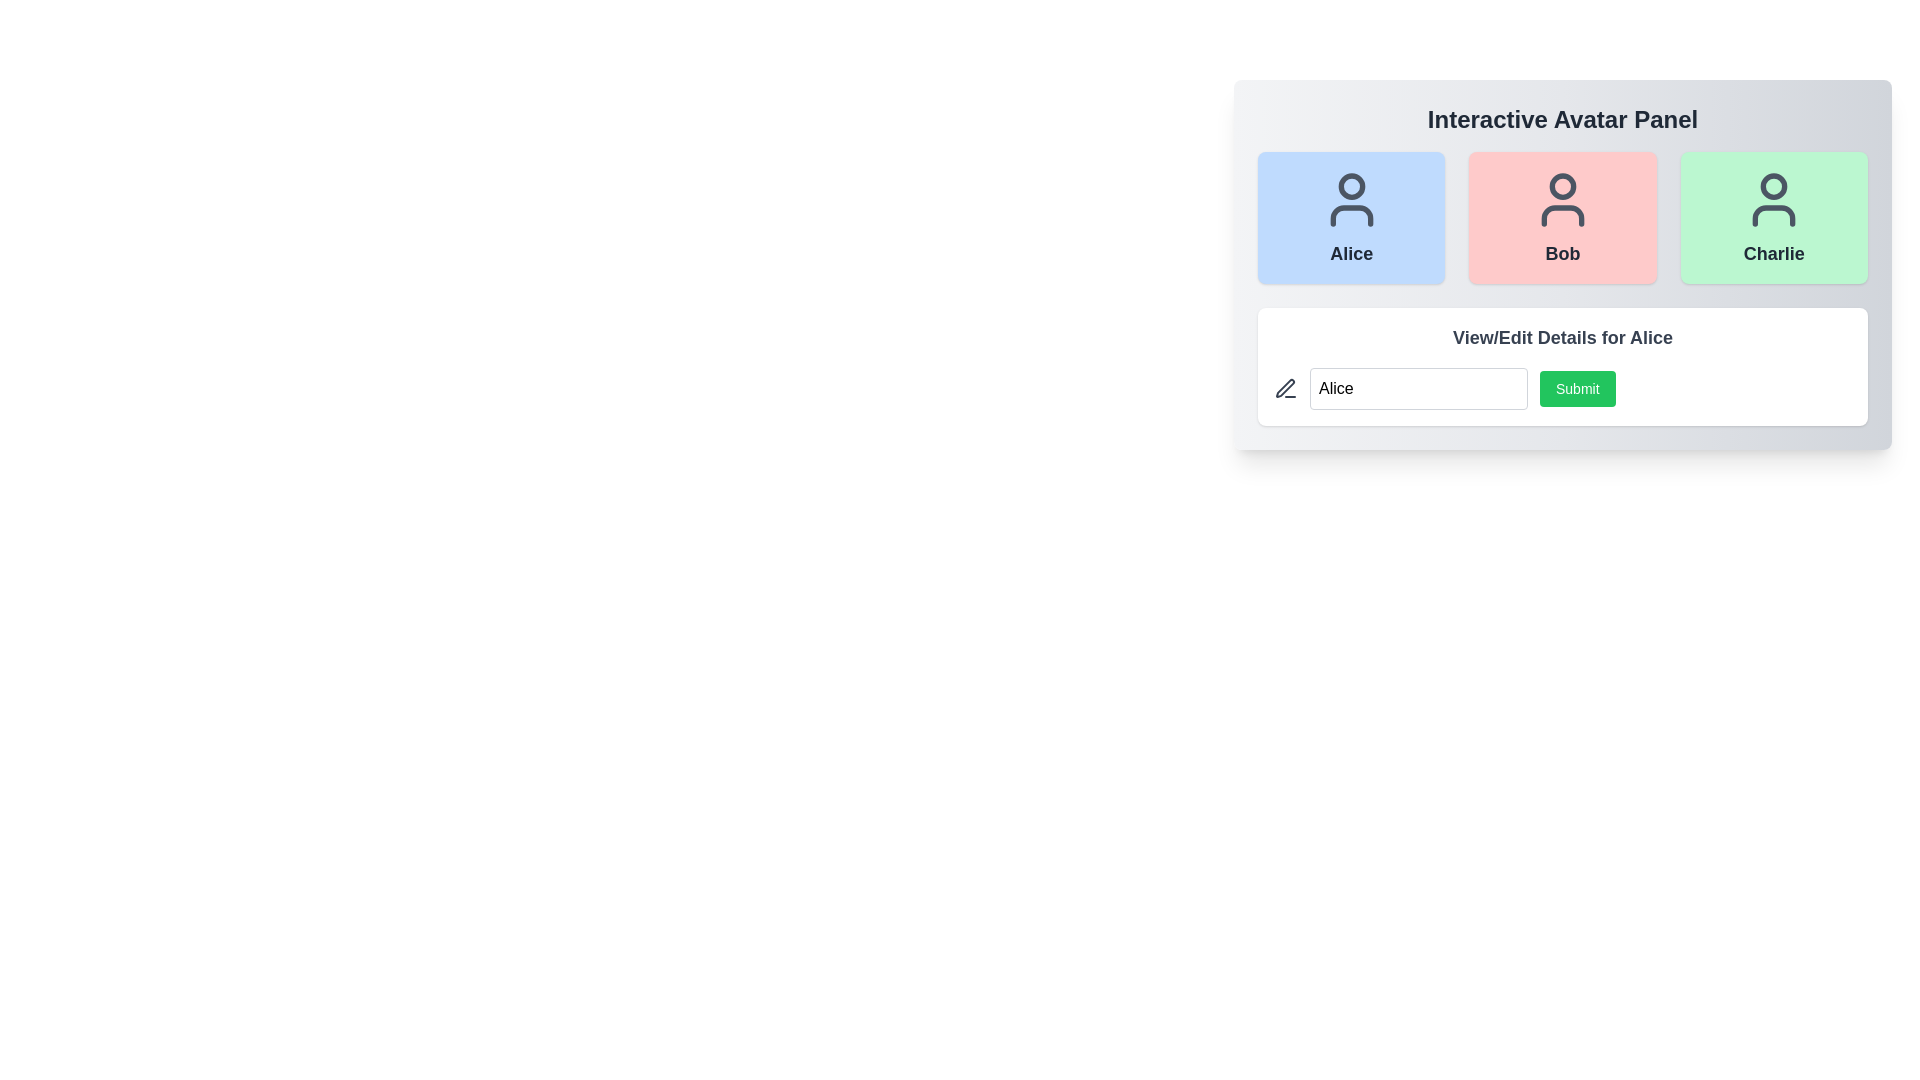  Describe the element at coordinates (1562, 389) in the screenshot. I see `the submission button located at the right end of the layout under 'View/Edit Details for Alice'` at that location.